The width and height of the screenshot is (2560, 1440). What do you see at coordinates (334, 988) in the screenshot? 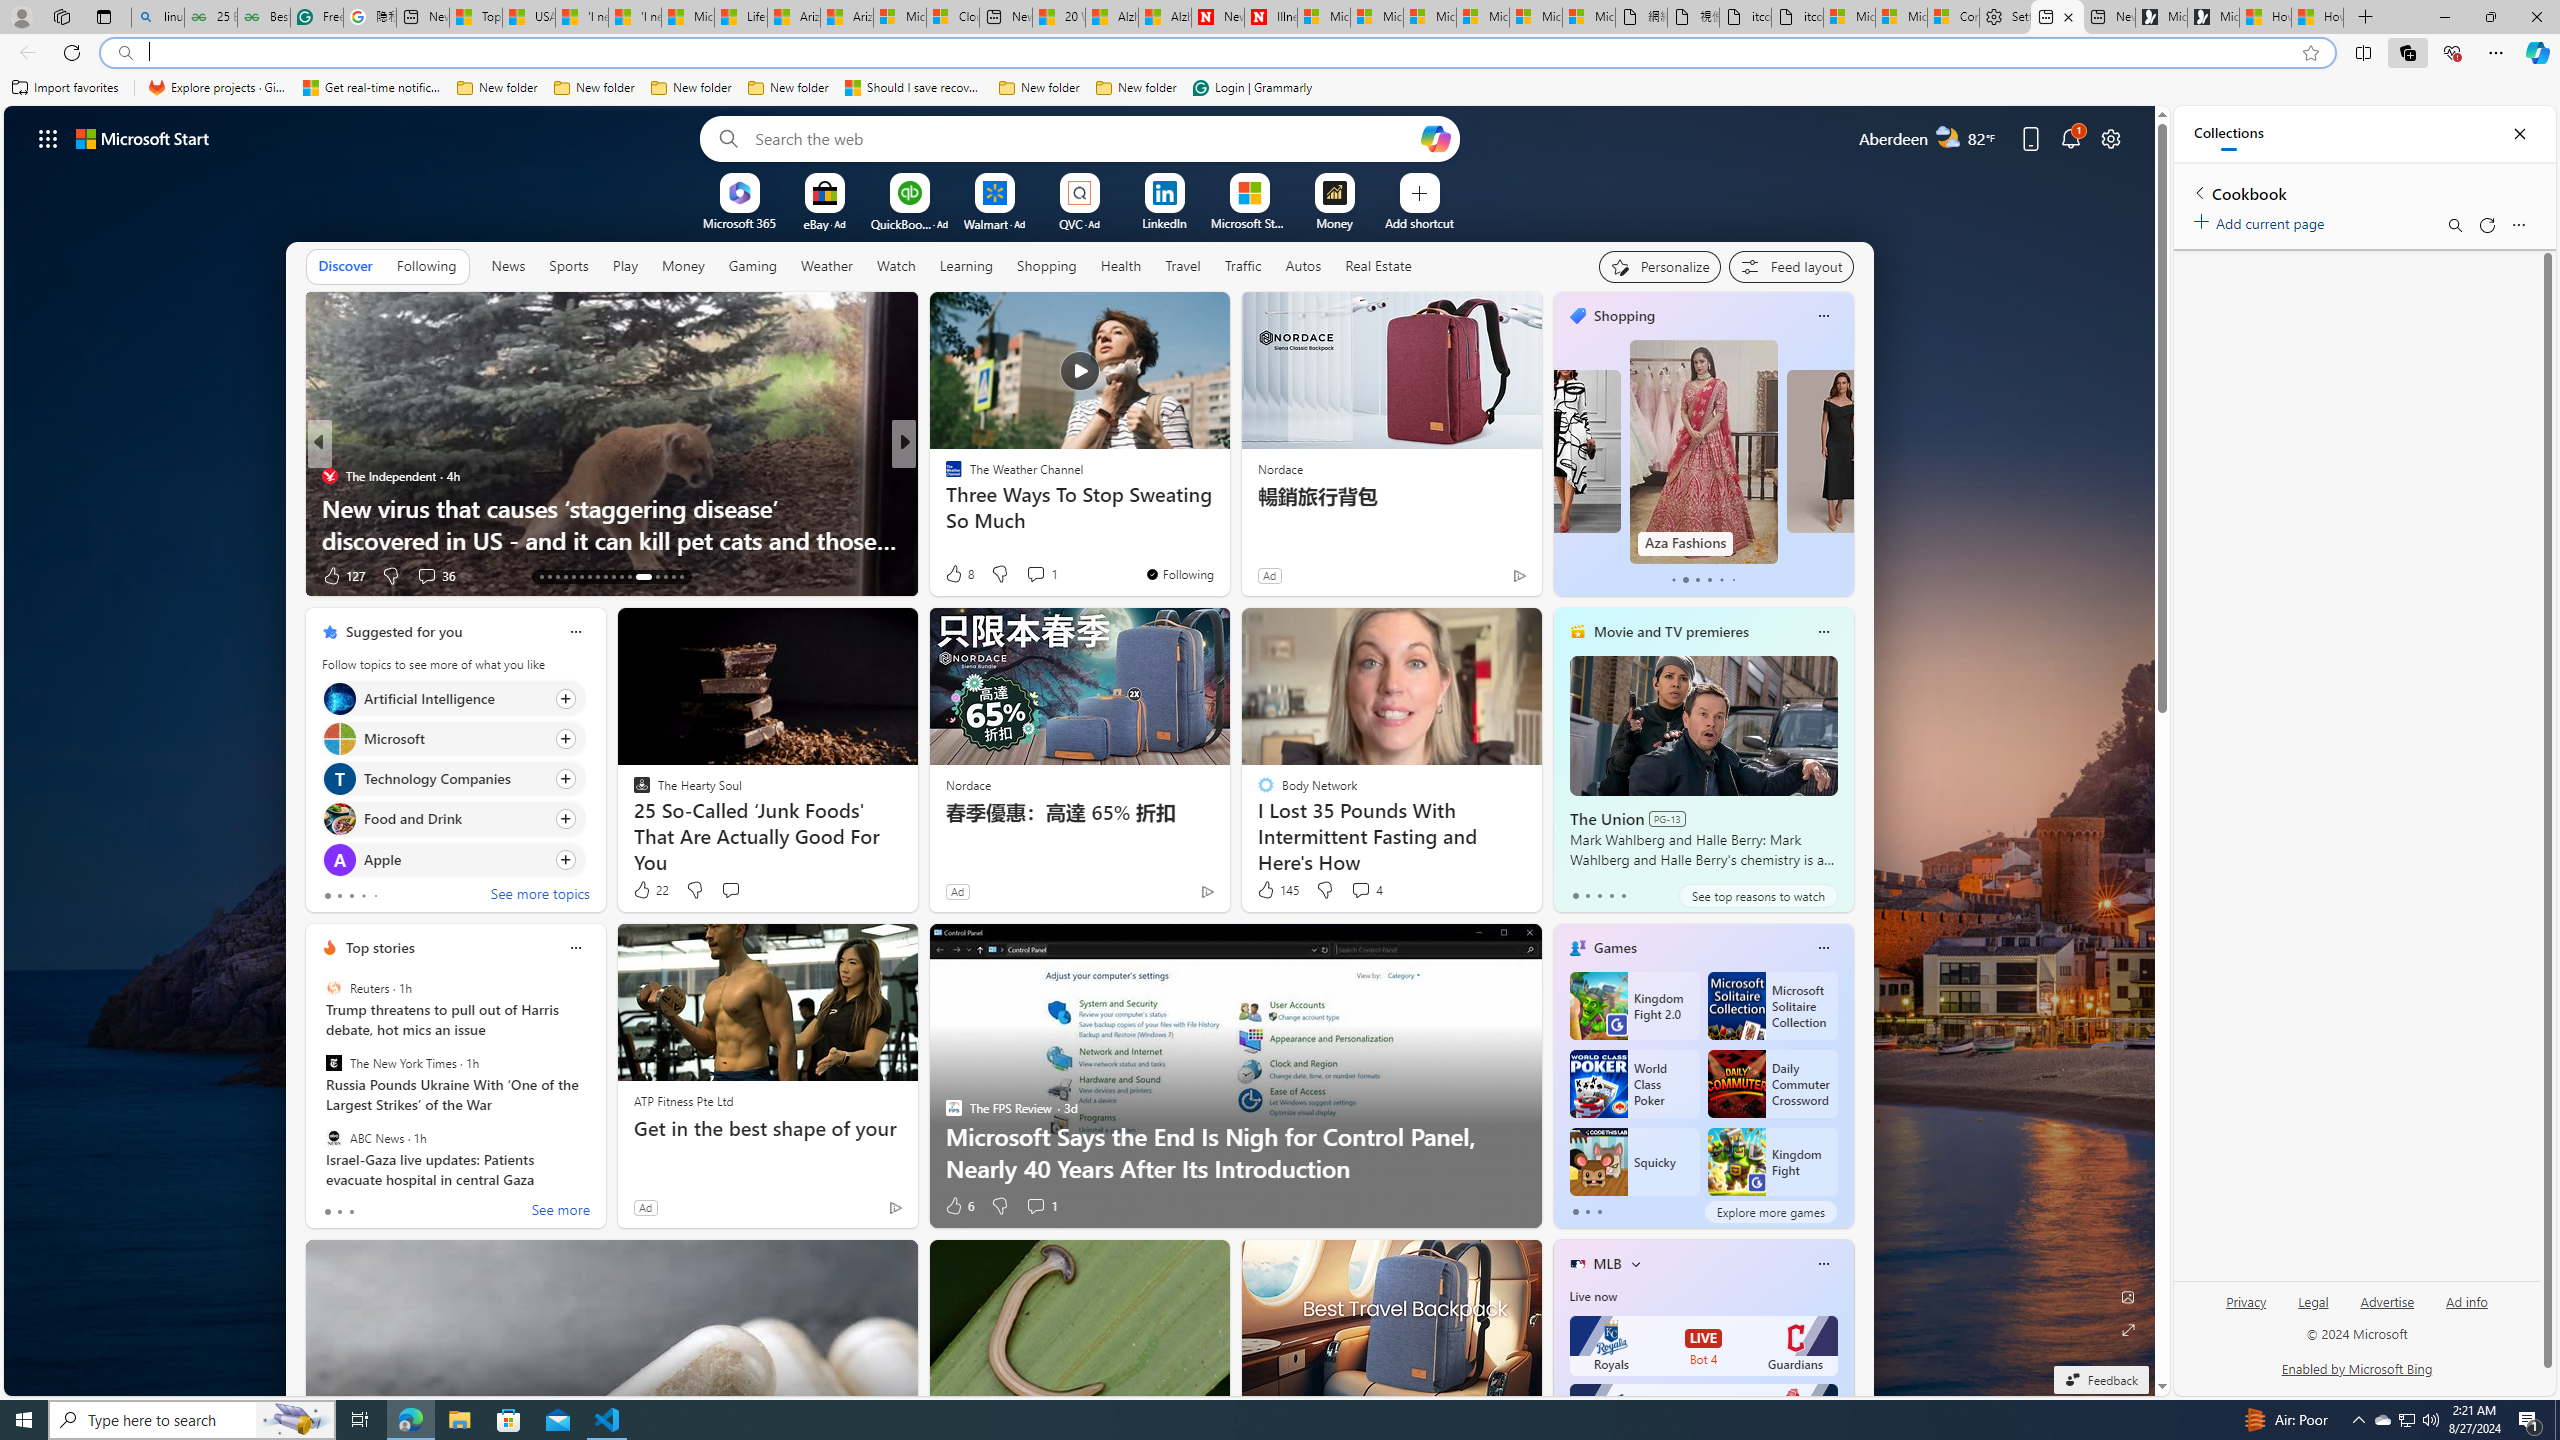
I see `'Reuters'` at bounding box center [334, 988].